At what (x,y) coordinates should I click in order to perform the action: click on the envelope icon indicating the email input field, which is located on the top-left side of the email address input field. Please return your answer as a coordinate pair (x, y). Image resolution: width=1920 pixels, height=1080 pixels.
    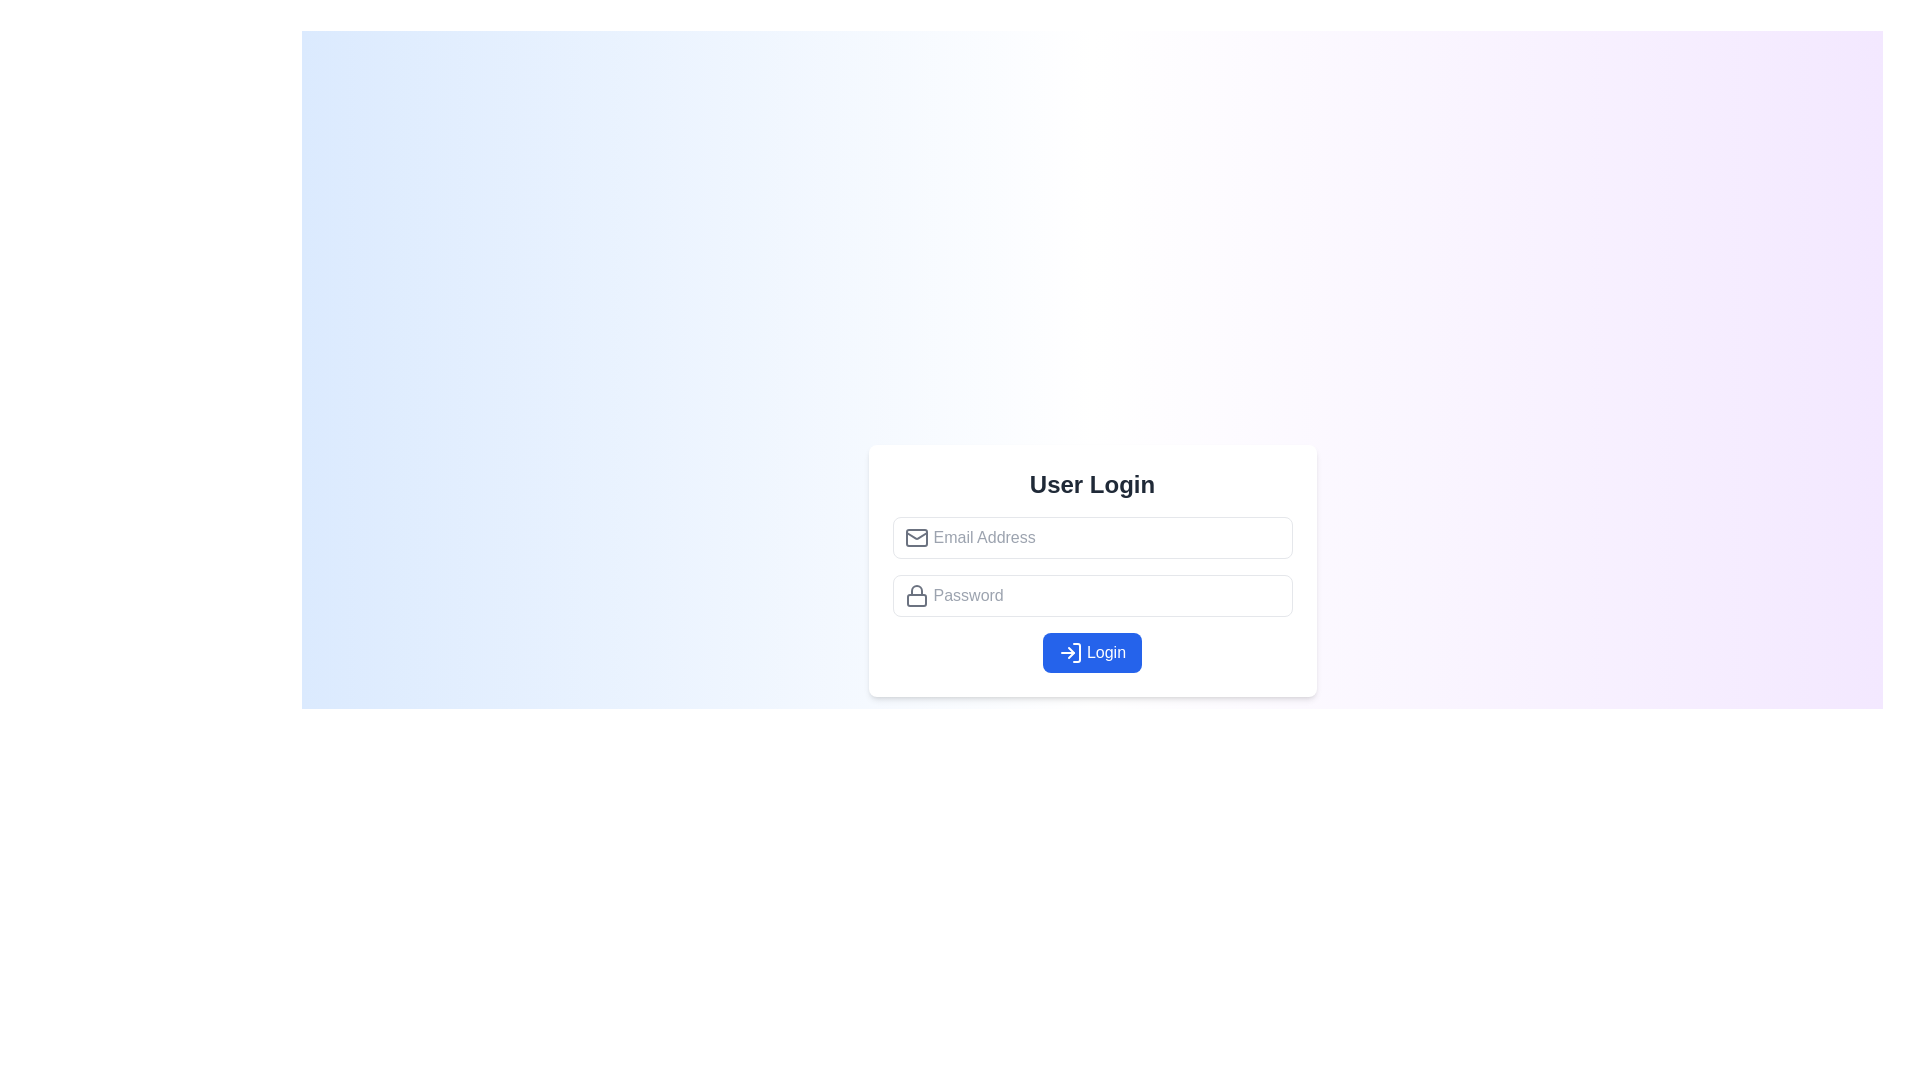
    Looking at the image, I should click on (915, 536).